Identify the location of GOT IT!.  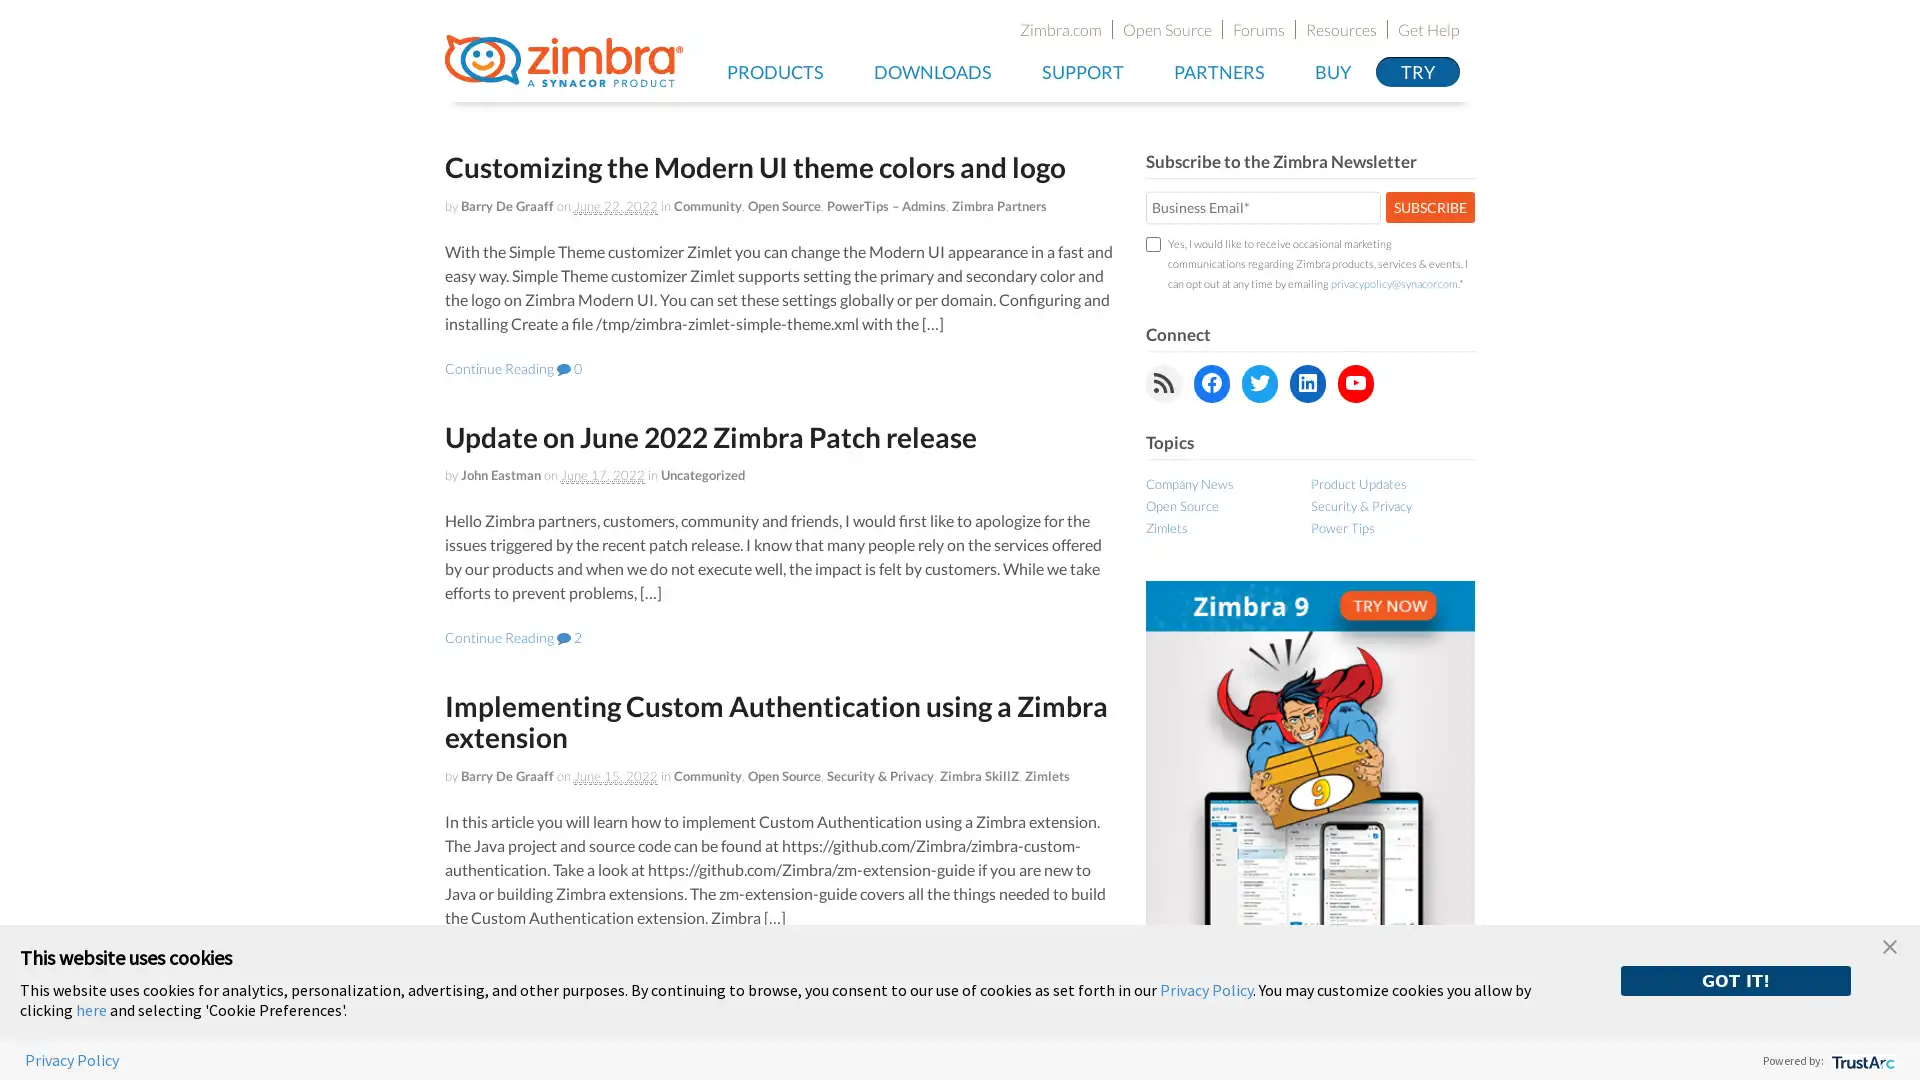
(1735, 979).